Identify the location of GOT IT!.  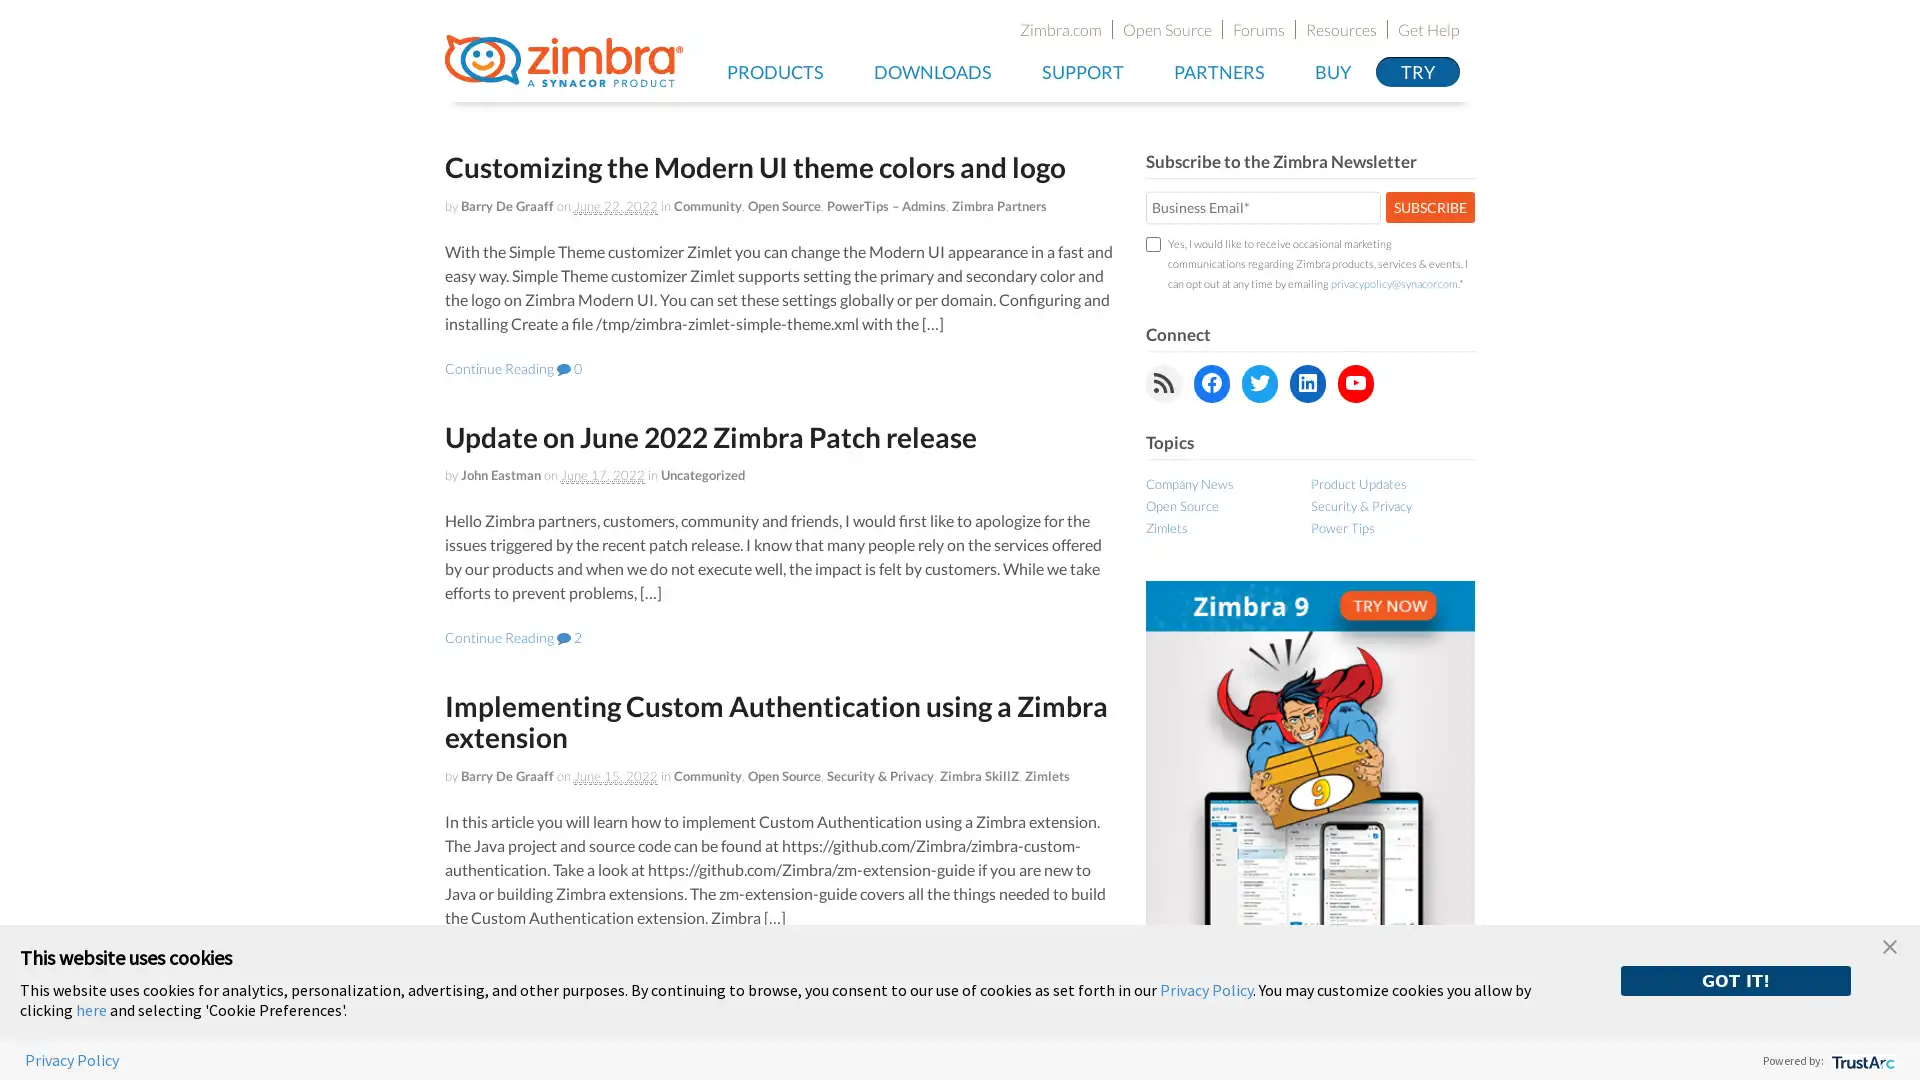
(1735, 979).